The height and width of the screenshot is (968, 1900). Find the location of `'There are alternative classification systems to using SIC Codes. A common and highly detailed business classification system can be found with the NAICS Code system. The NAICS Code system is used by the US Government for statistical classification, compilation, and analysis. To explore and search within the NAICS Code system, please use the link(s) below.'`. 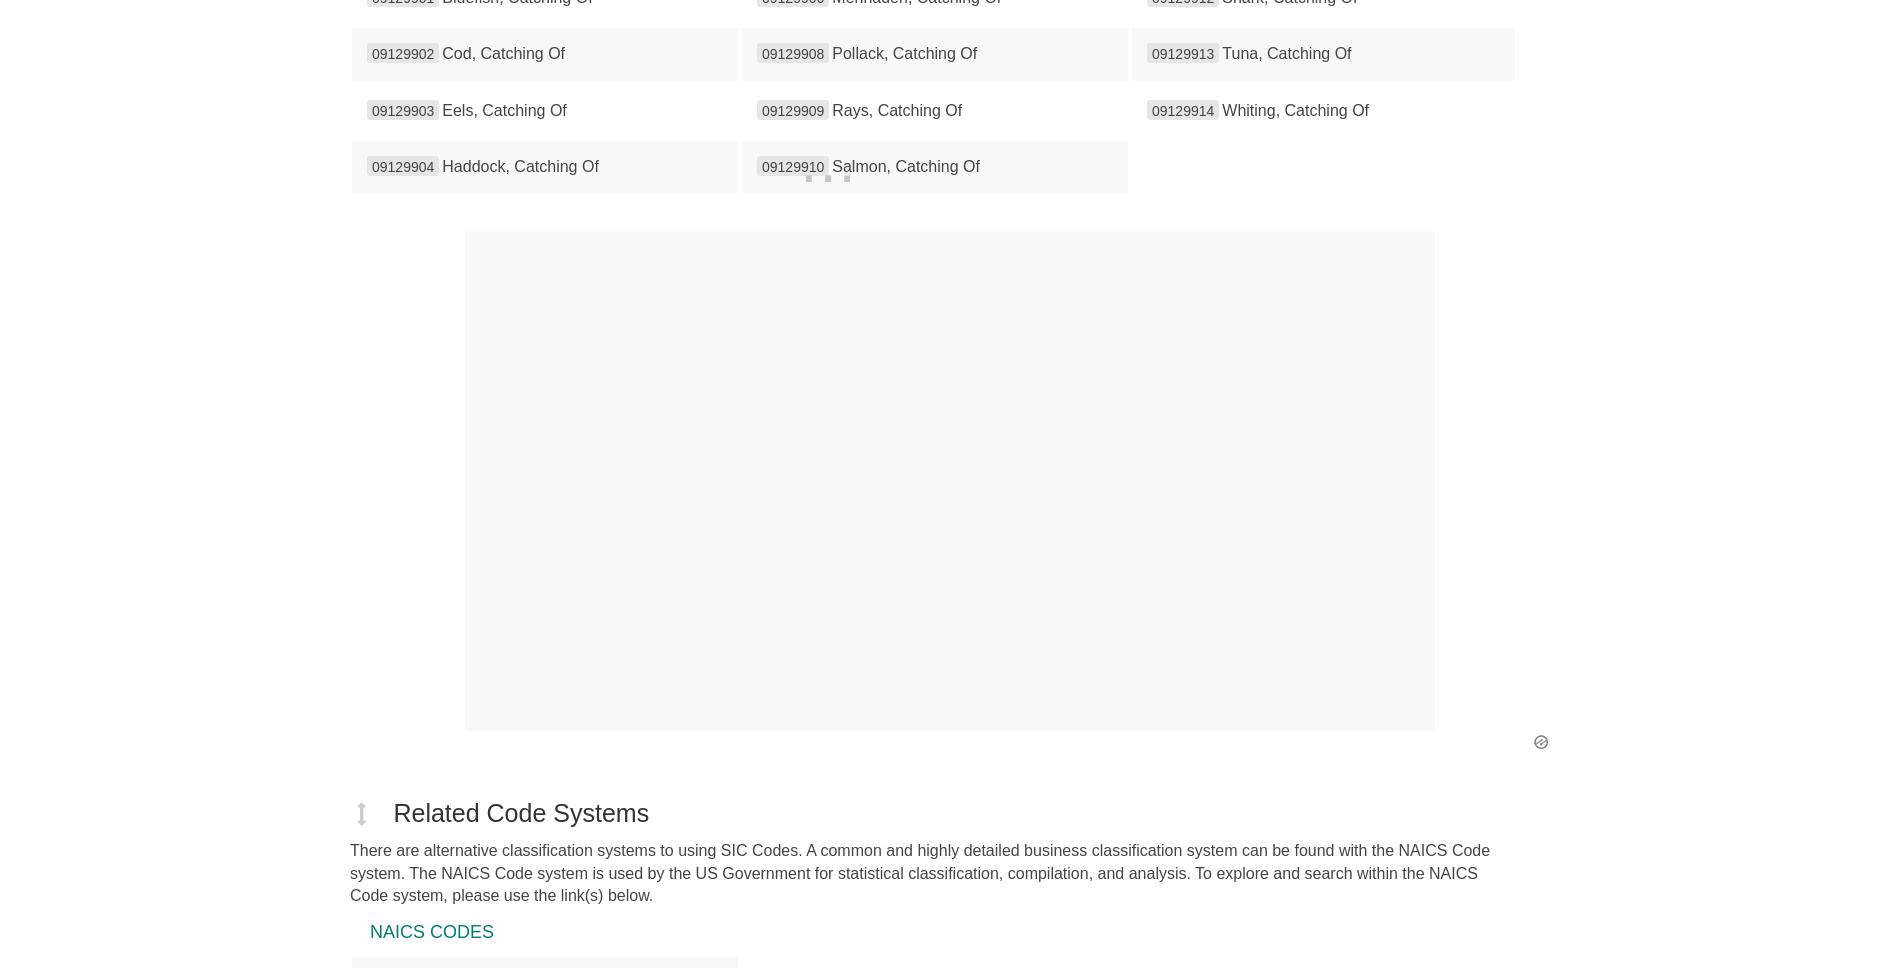

'There are alternative classification systems to using SIC Codes. A common and highly detailed business classification system can be found with the NAICS Code system. The NAICS Code system is used by the US Government for statistical classification, compilation, and analysis. To explore and search within the NAICS Code system, please use the link(s) below.' is located at coordinates (918, 872).